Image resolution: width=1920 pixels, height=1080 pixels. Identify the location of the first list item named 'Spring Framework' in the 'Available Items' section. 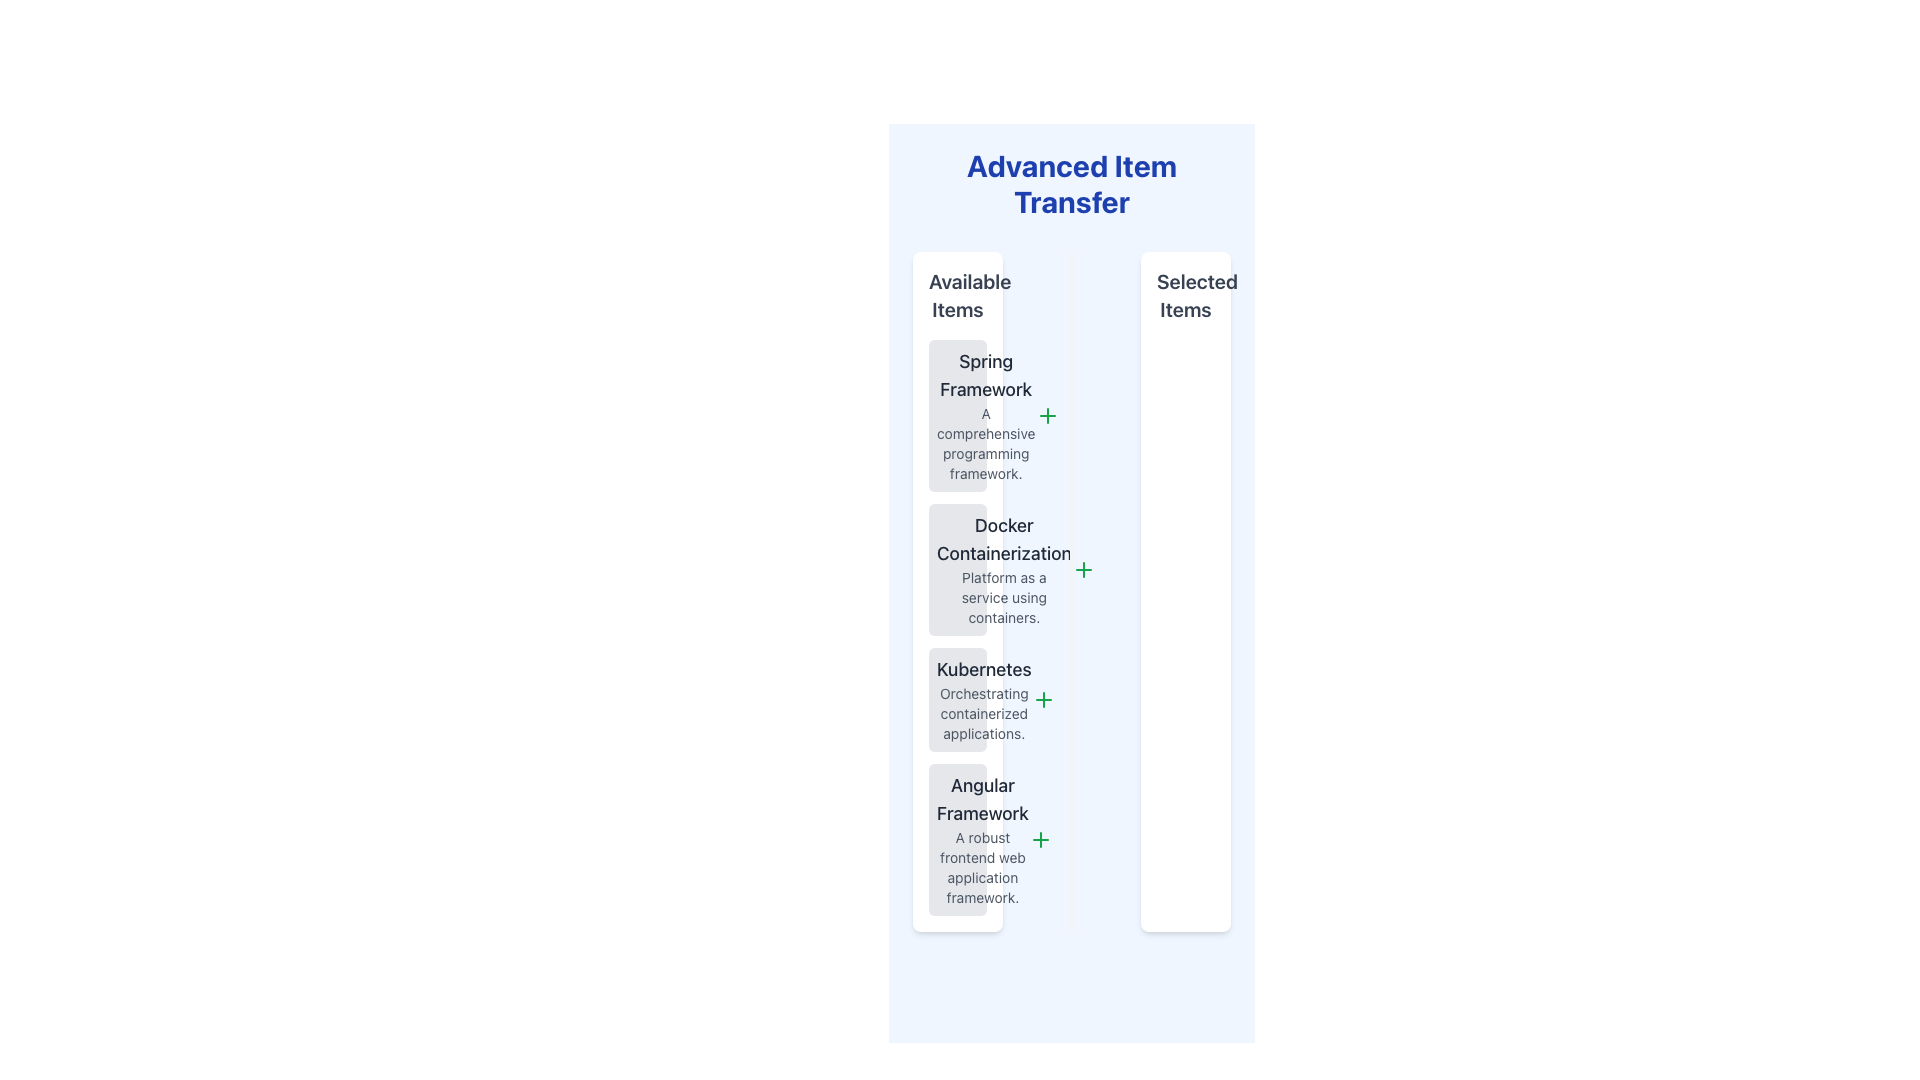
(957, 415).